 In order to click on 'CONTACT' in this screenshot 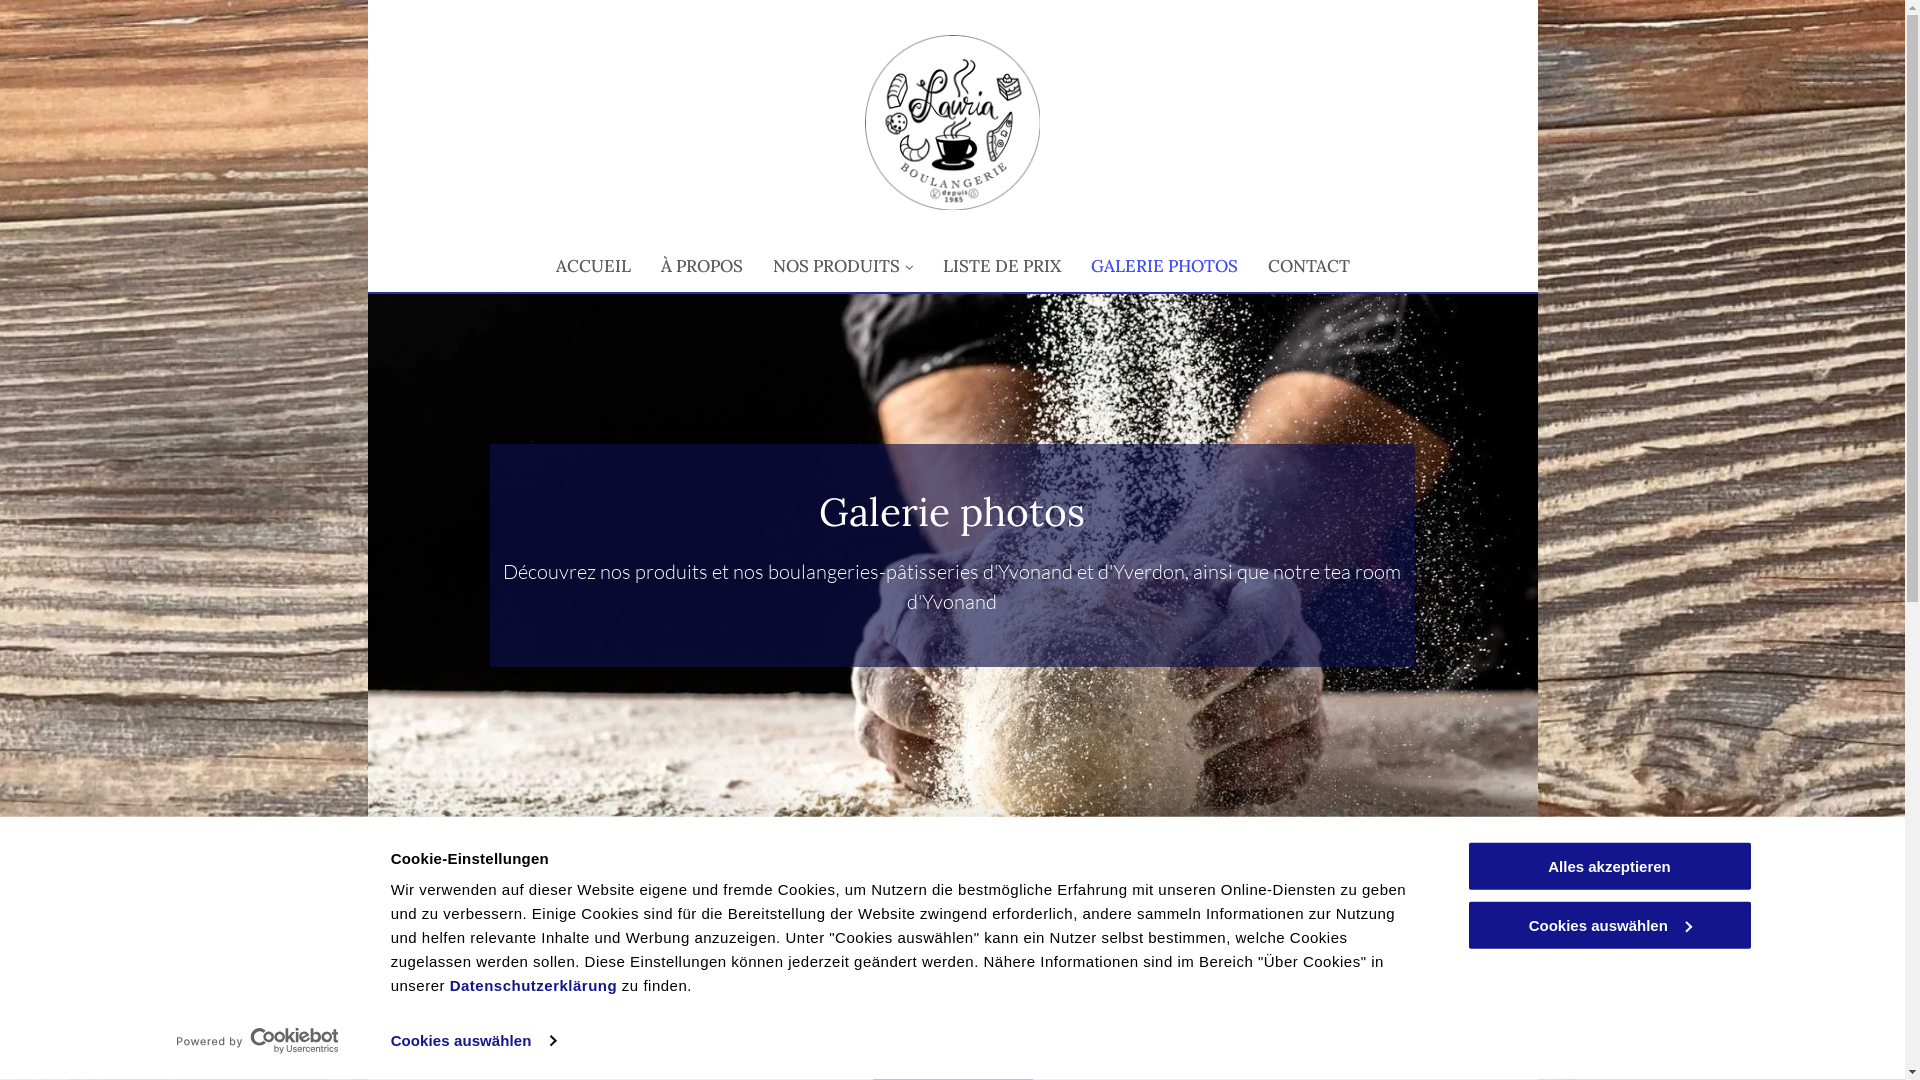, I will do `click(1308, 265)`.